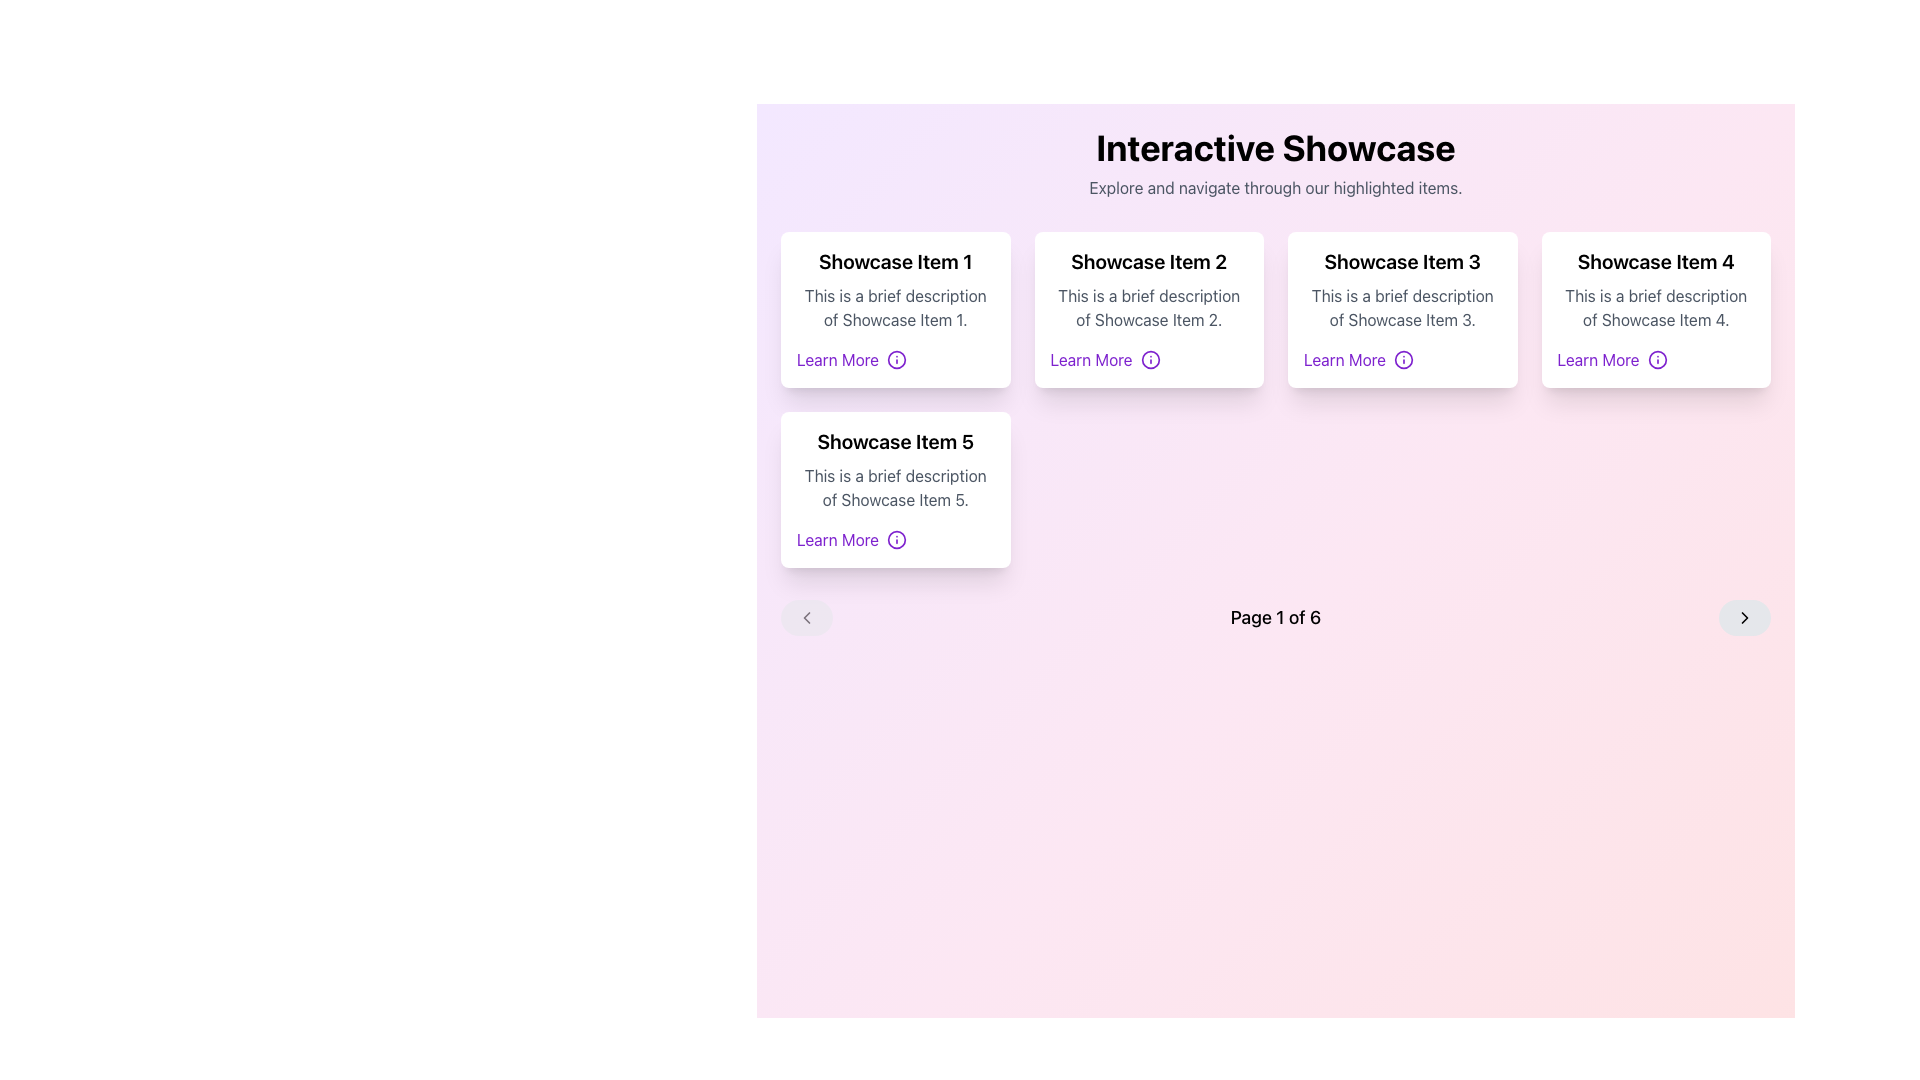  I want to click on bold, black text label titled 'Showcase Item 1' located at the top of the leftmost card in the showcase interface to understand the title, so click(894, 261).